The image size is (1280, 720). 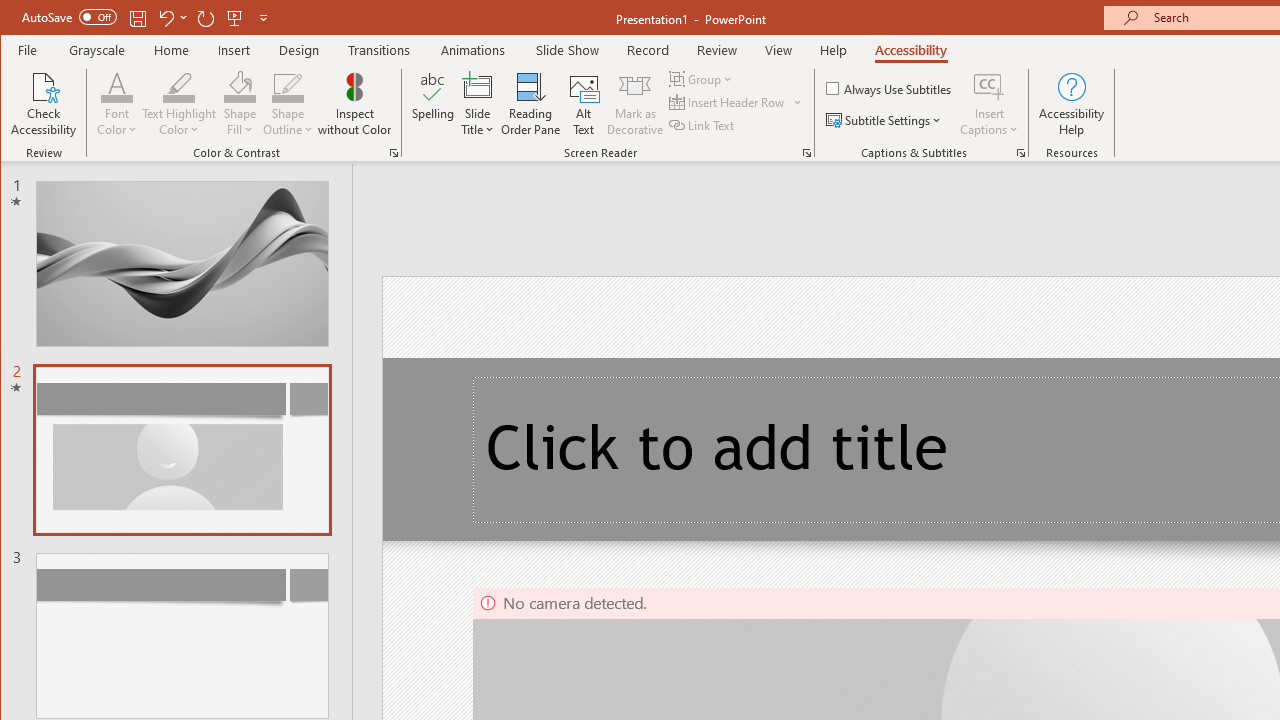 I want to click on 'Review', so click(x=717, y=49).